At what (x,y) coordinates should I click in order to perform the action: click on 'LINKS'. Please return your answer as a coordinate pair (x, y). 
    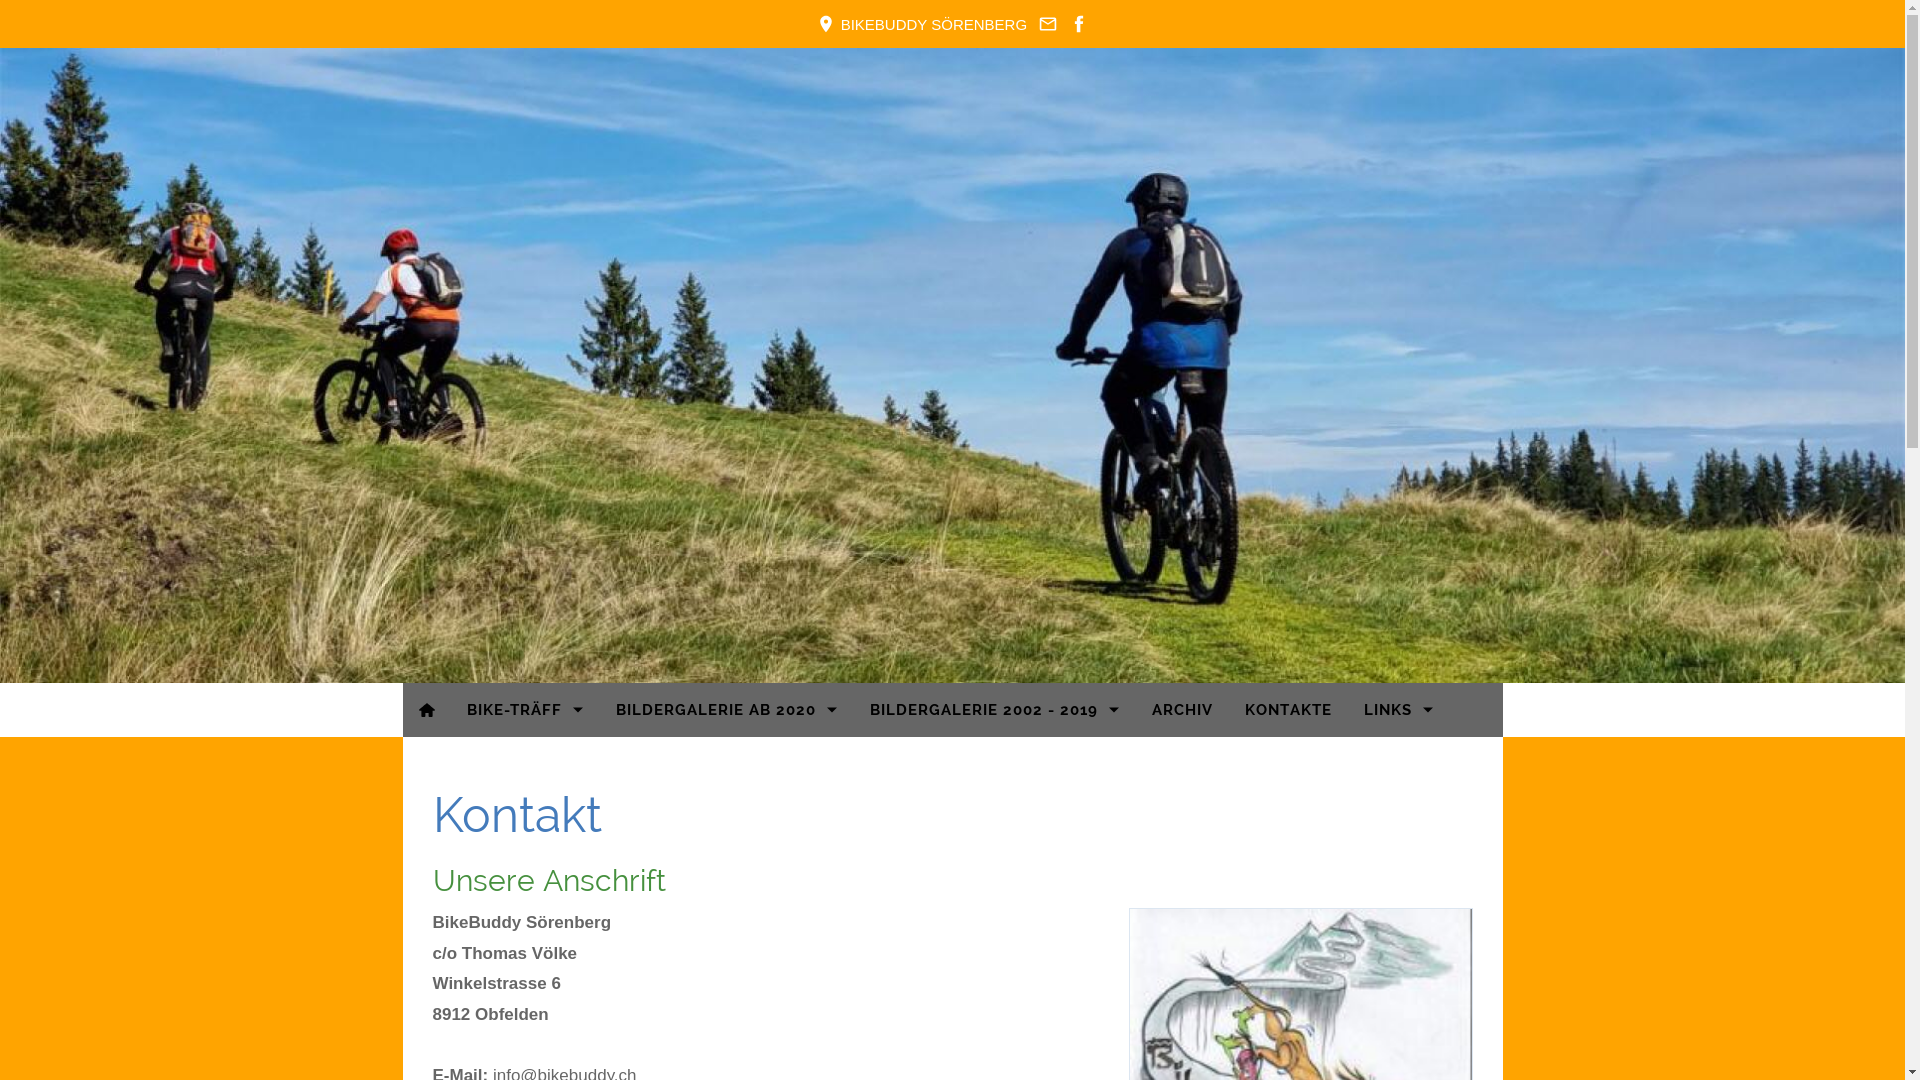
    Looking at the image, I should click on (1348, 708).